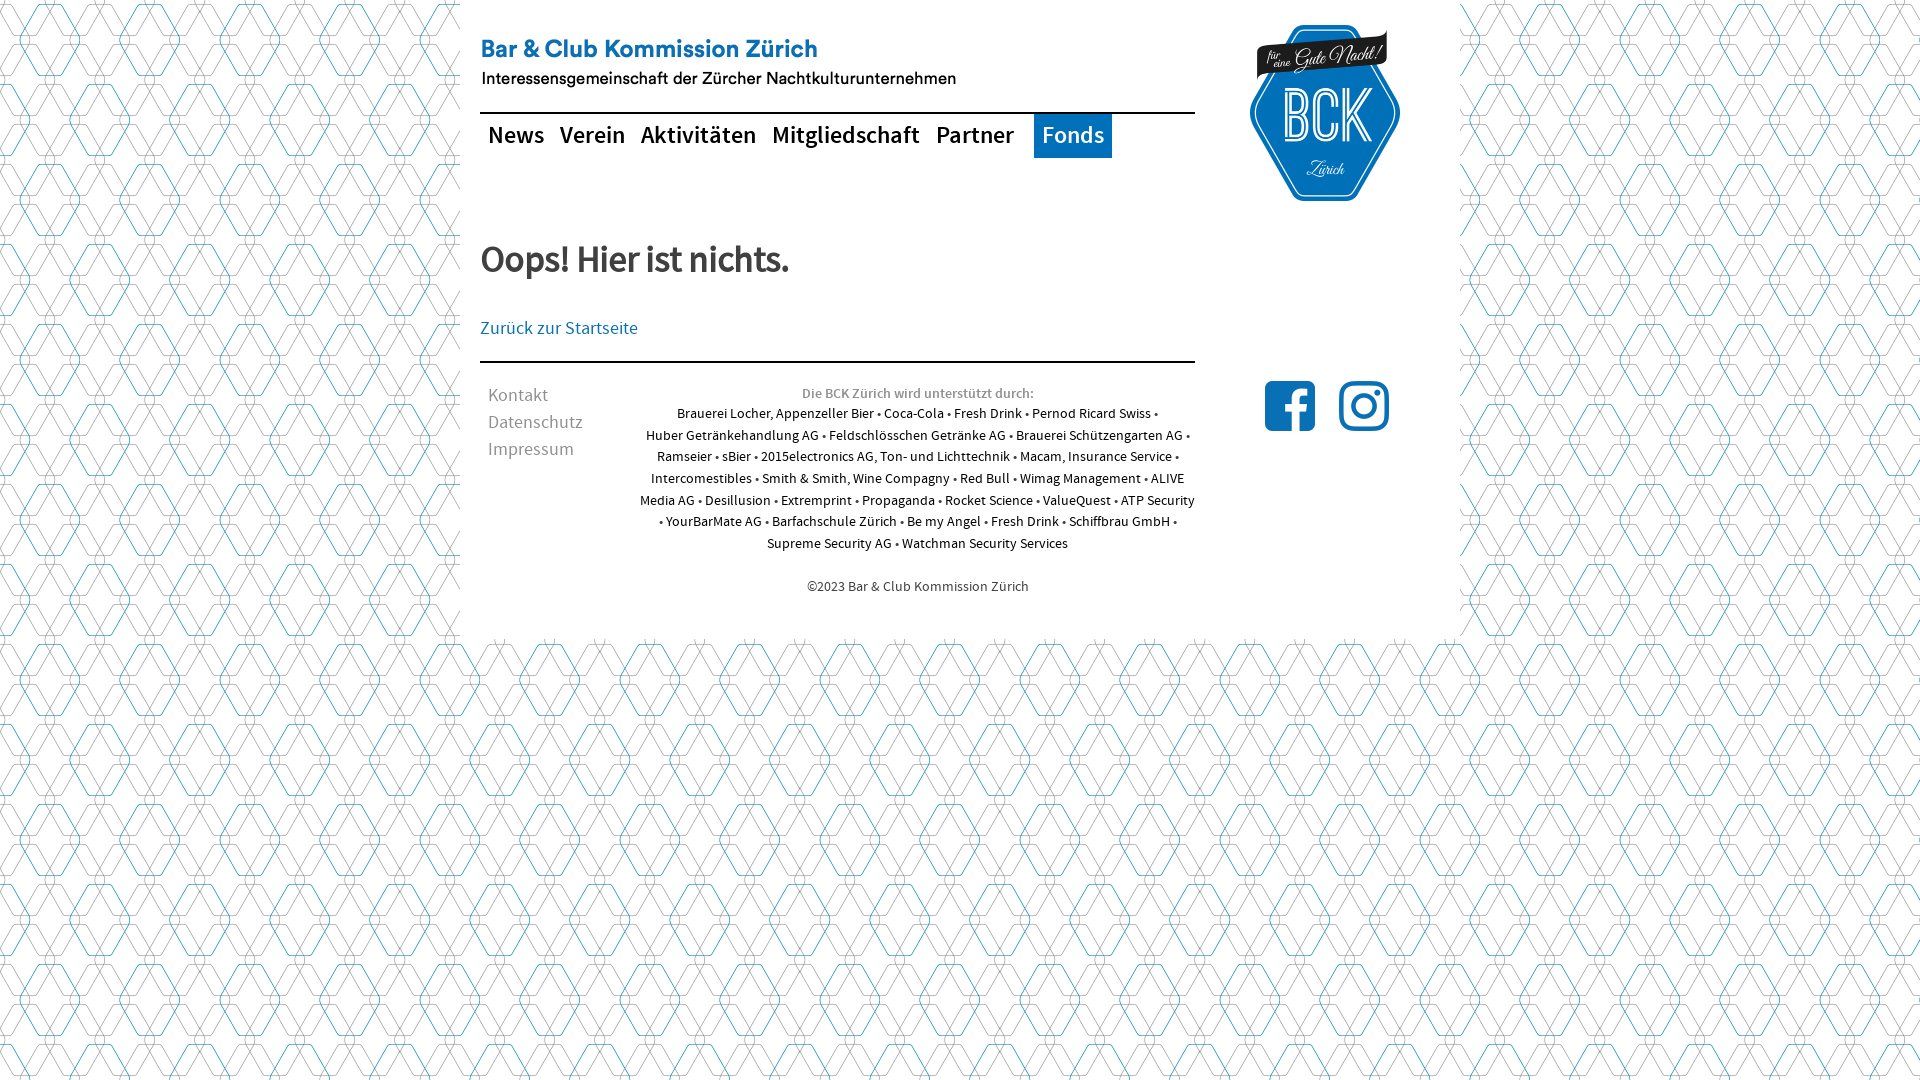  I want to click on 'Red Bull', so click(984, 478).